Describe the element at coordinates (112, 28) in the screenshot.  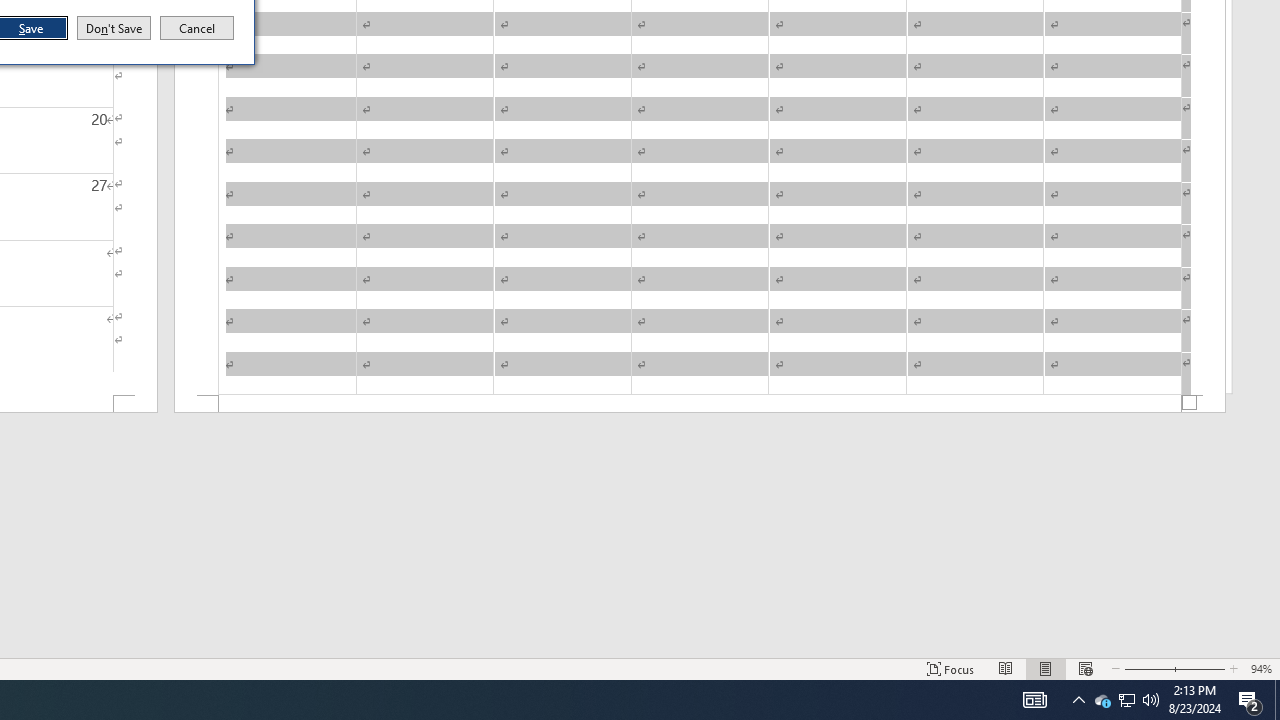
I see `'Don'` at that location.